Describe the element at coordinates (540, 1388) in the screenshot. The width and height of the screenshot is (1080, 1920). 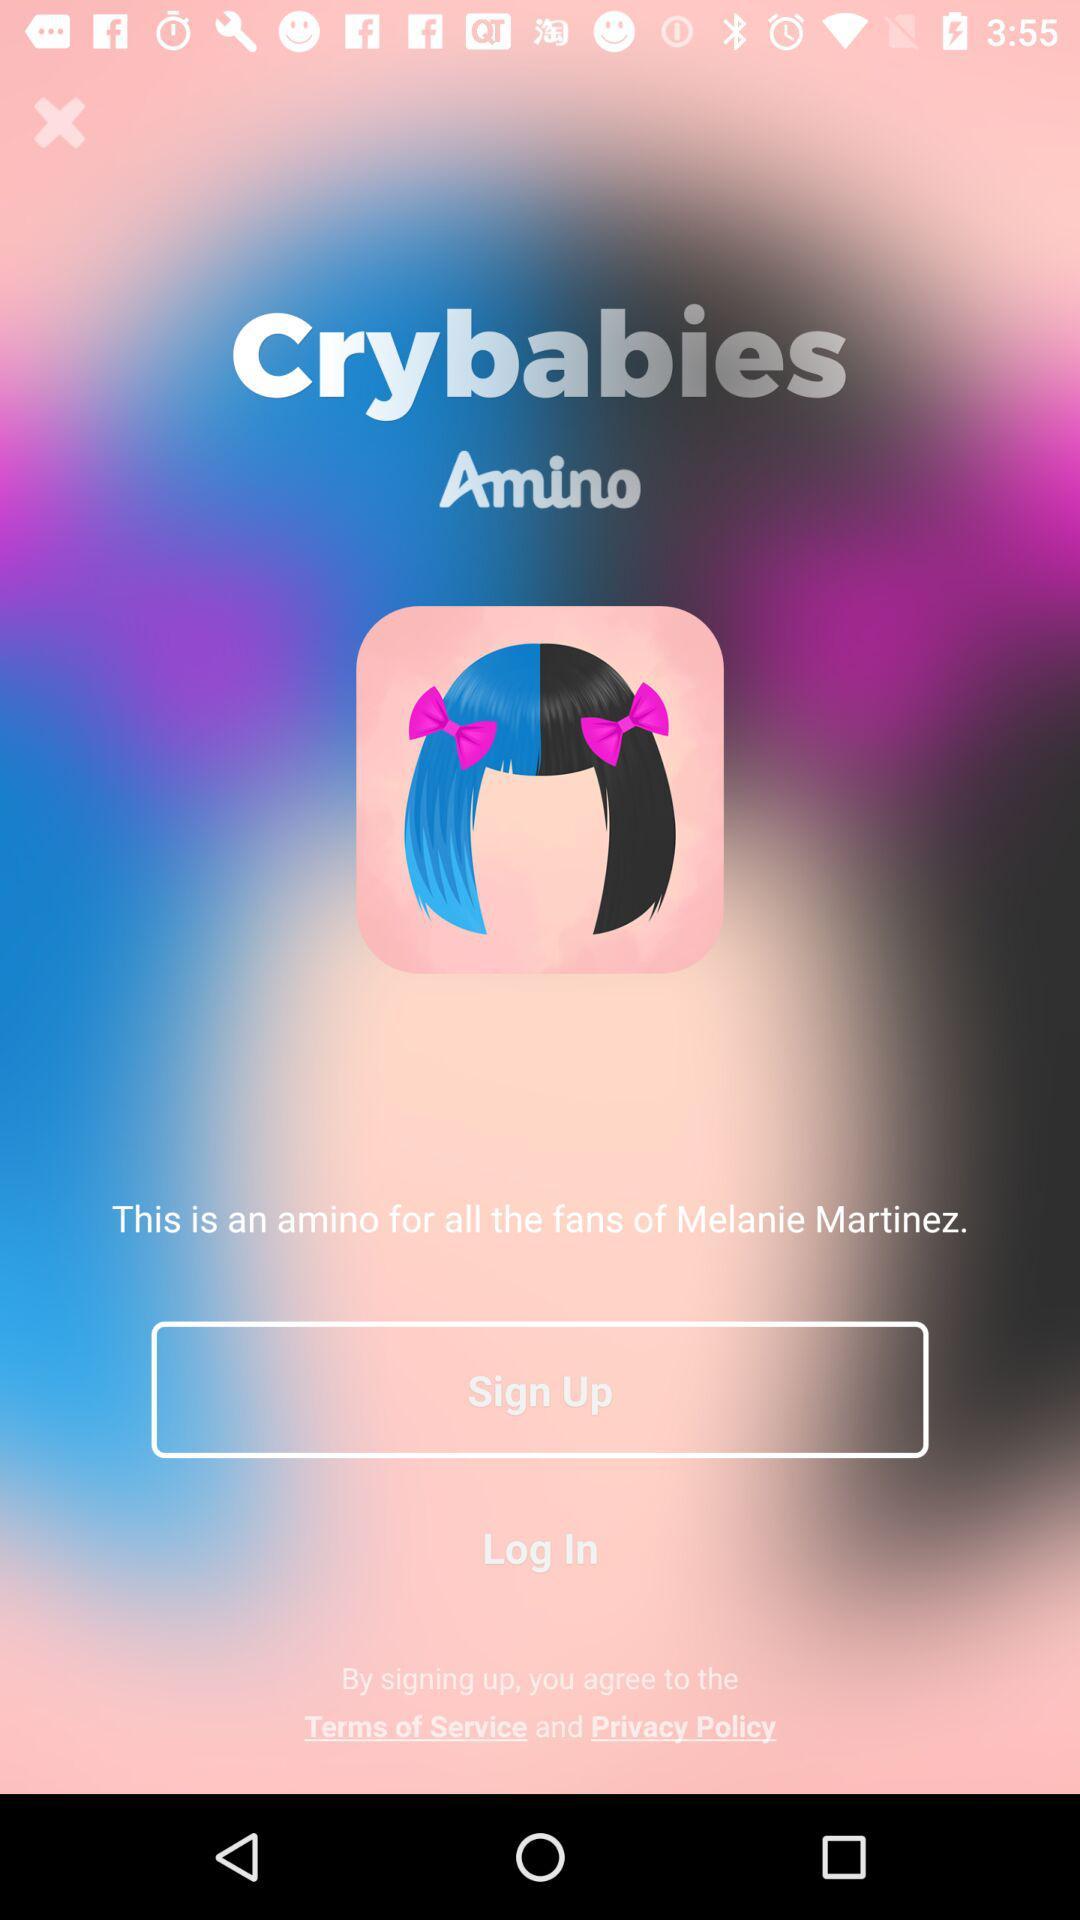
I see `button above the log in` at that location.